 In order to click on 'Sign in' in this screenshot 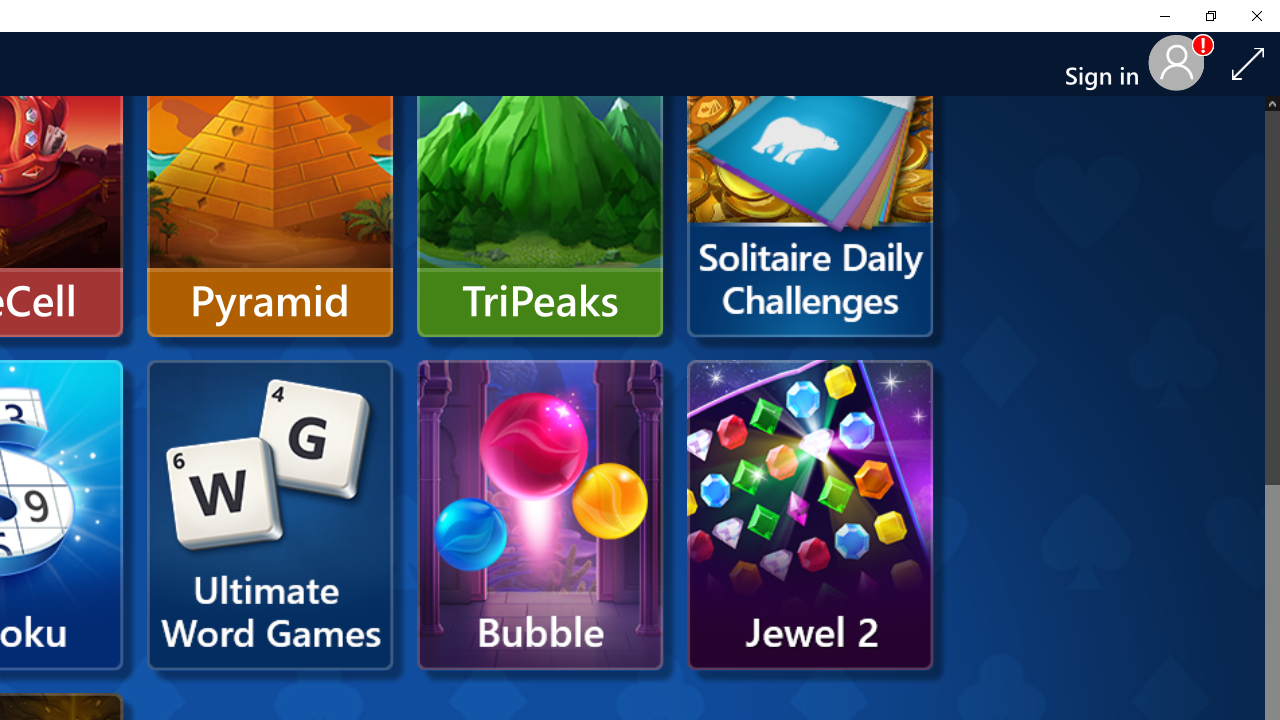, I will do `click(1108, 63)`.